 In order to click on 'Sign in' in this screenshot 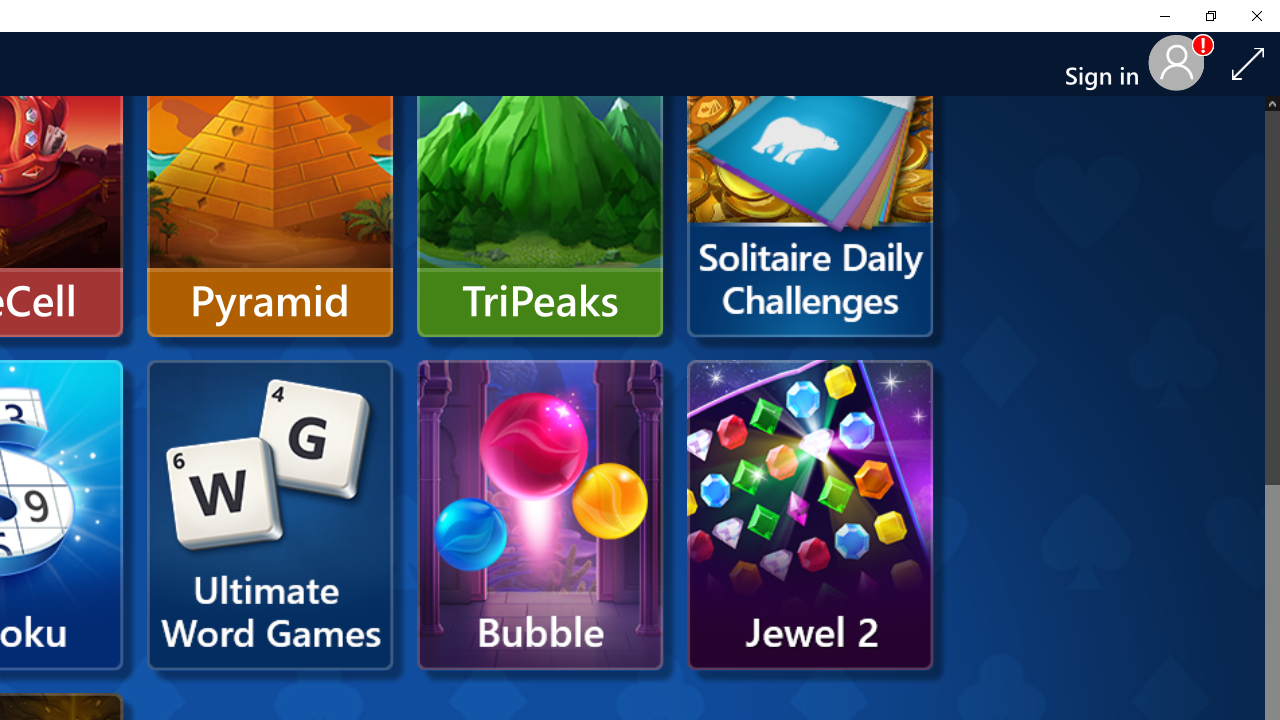, I will do `click(1108, 63)`.